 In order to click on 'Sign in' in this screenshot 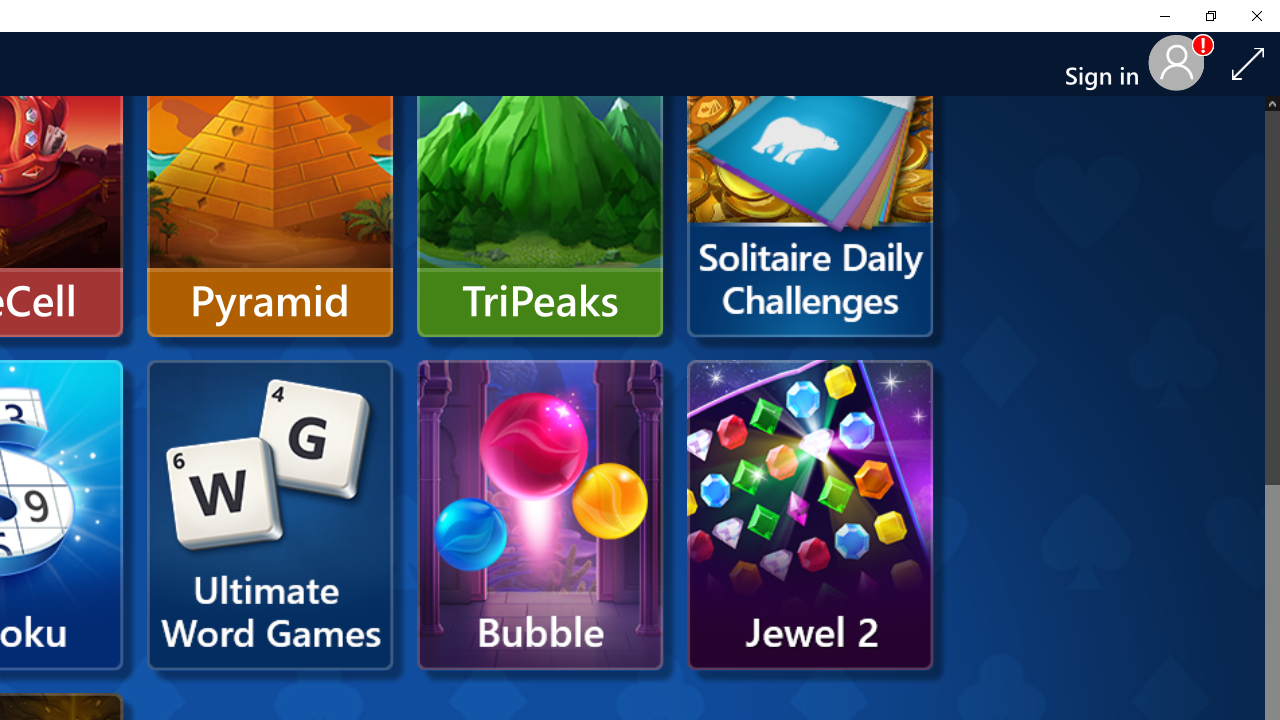, I will do `click(1108, 63)`.